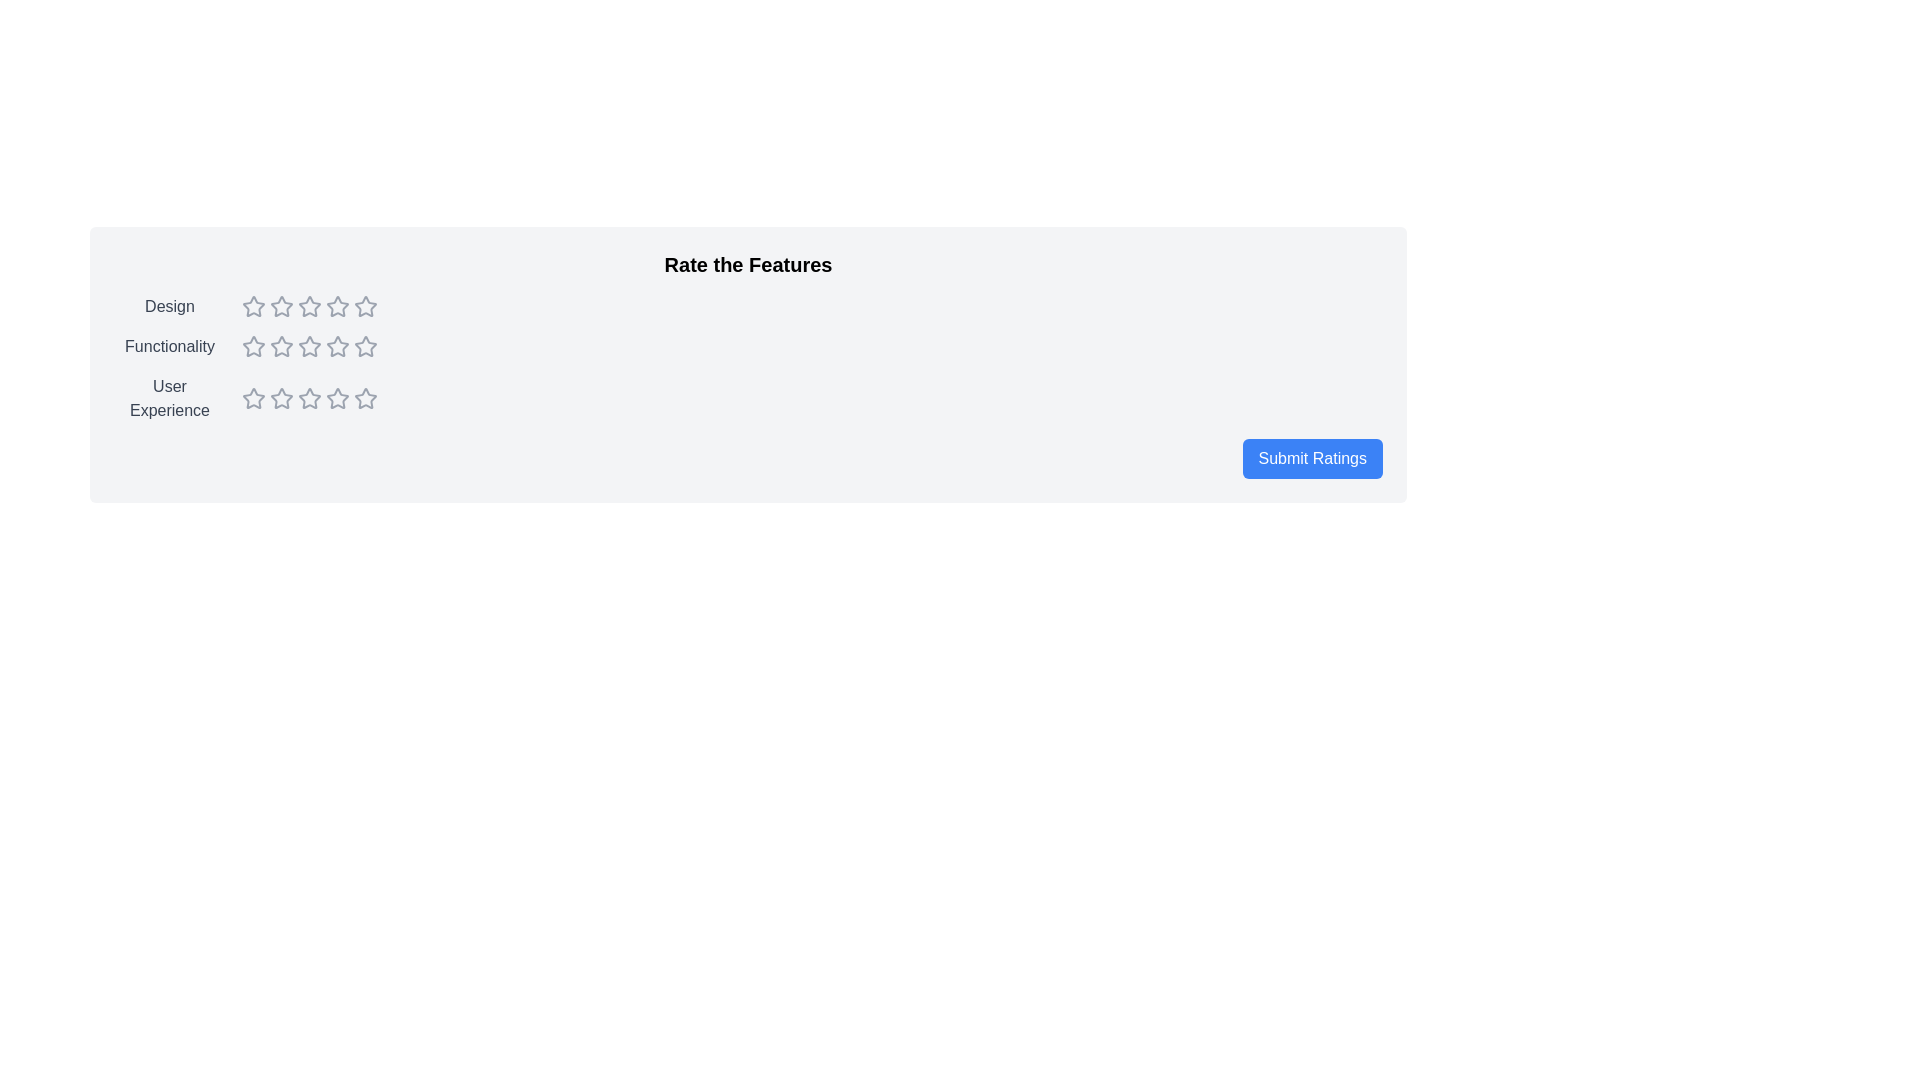 The width and height of the screenshot is (1920, 1080). Describe the element at coordinates (253, 346) in the screenshot. I see `the second star icon in the rating line under the 'Functionality' category` at that location.